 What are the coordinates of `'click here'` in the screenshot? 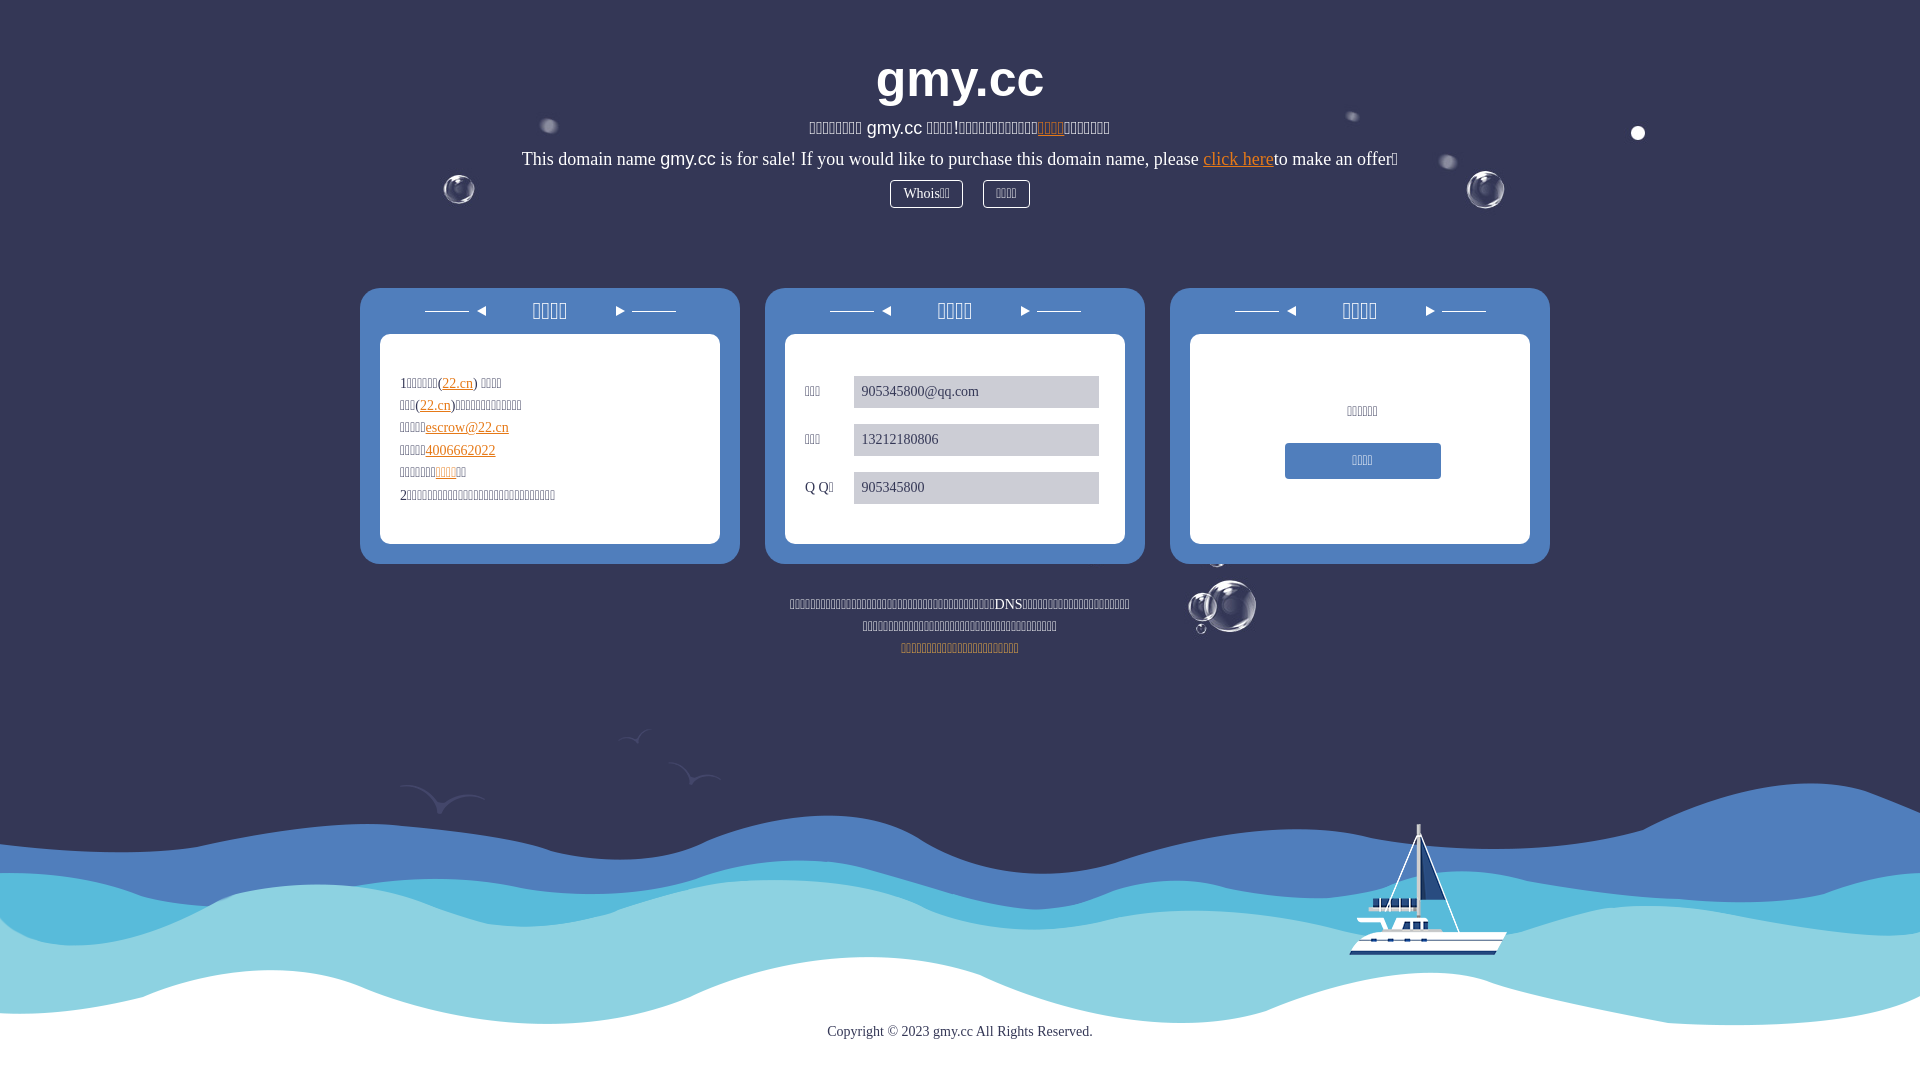 It's located at (1237, 157).